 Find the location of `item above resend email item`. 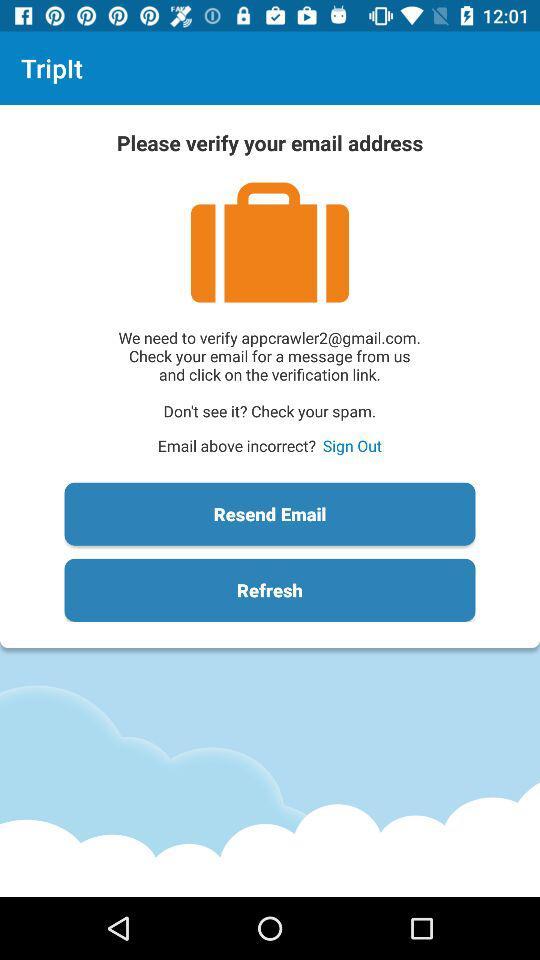

item above resend email item is located at coordinates (351, 445).